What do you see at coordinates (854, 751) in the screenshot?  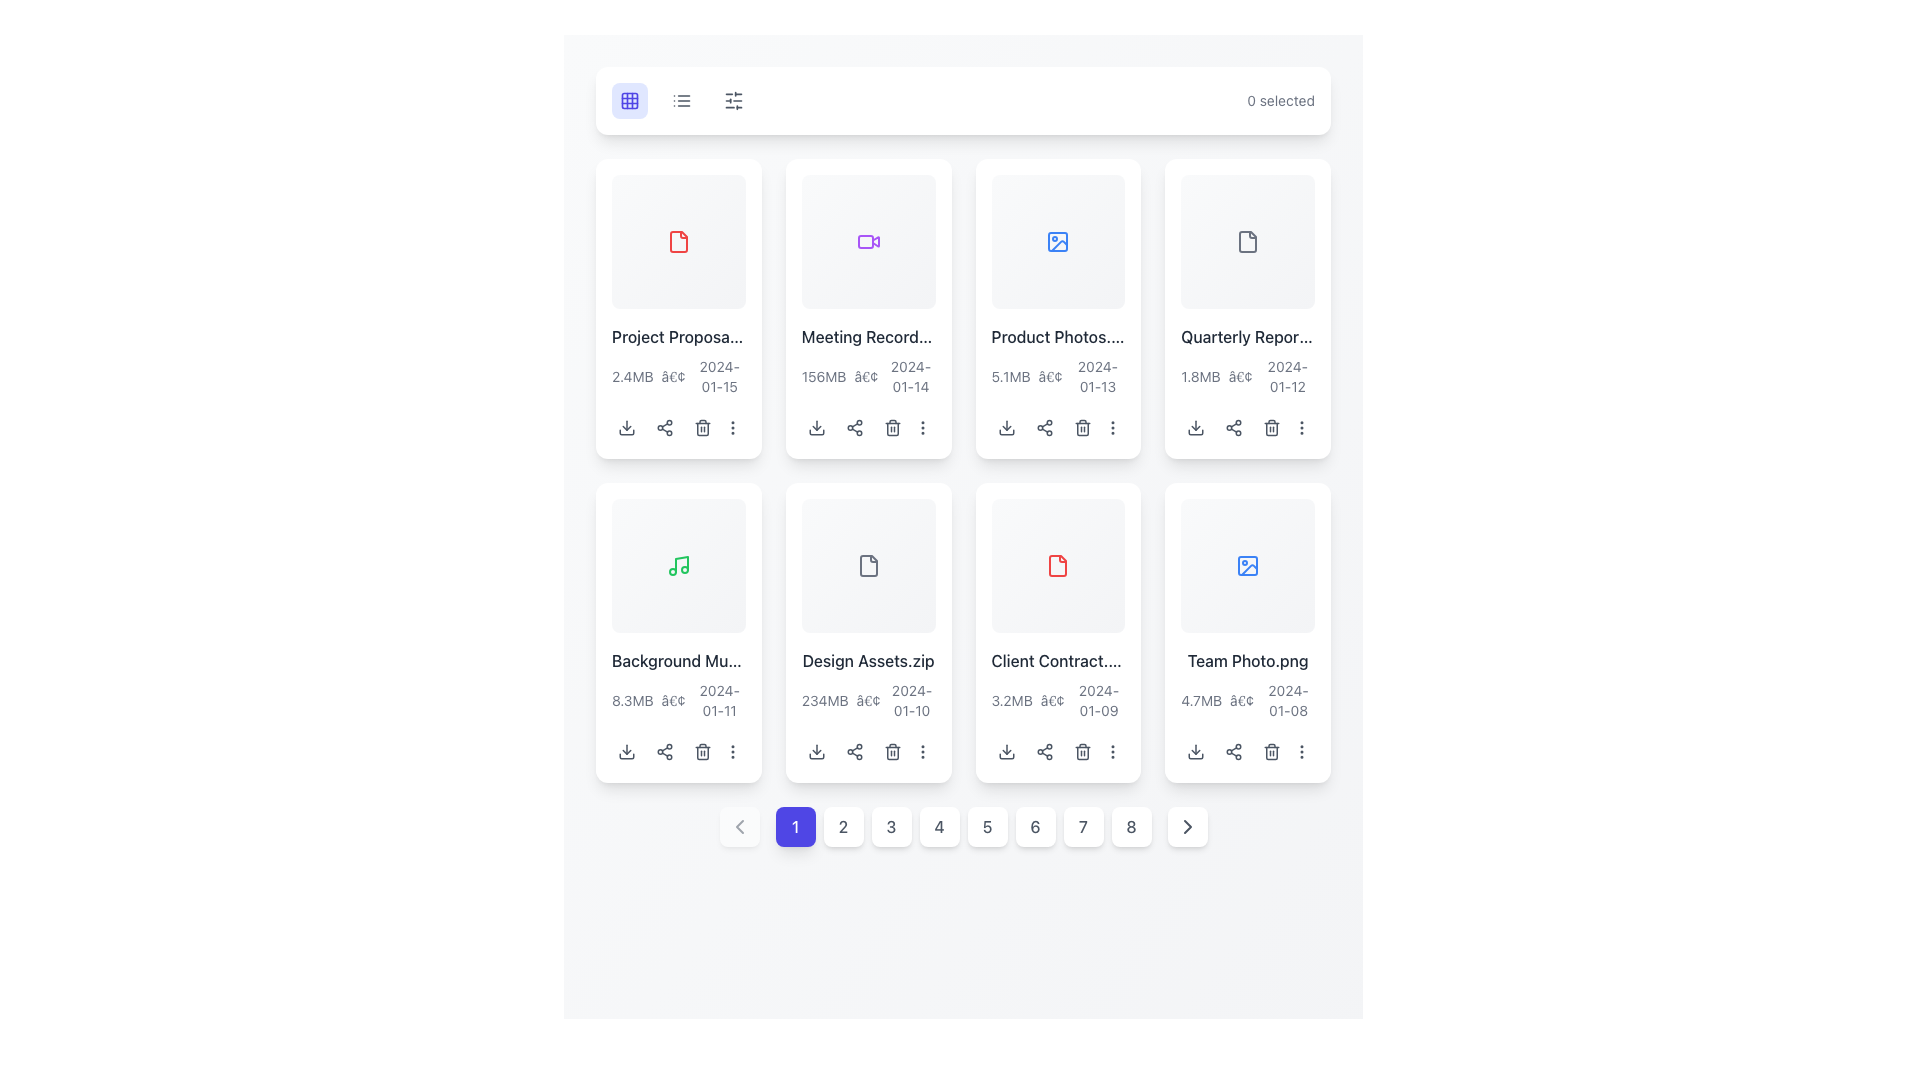 I see `the share icon button, which is represented by three interconnected circles and two lines in a triangular arrangement, located in the second row, second column of the grid layout under the 'Design Assets.zip' file thumbnail to initiate the sharing process` at bounding box center [854, 751].